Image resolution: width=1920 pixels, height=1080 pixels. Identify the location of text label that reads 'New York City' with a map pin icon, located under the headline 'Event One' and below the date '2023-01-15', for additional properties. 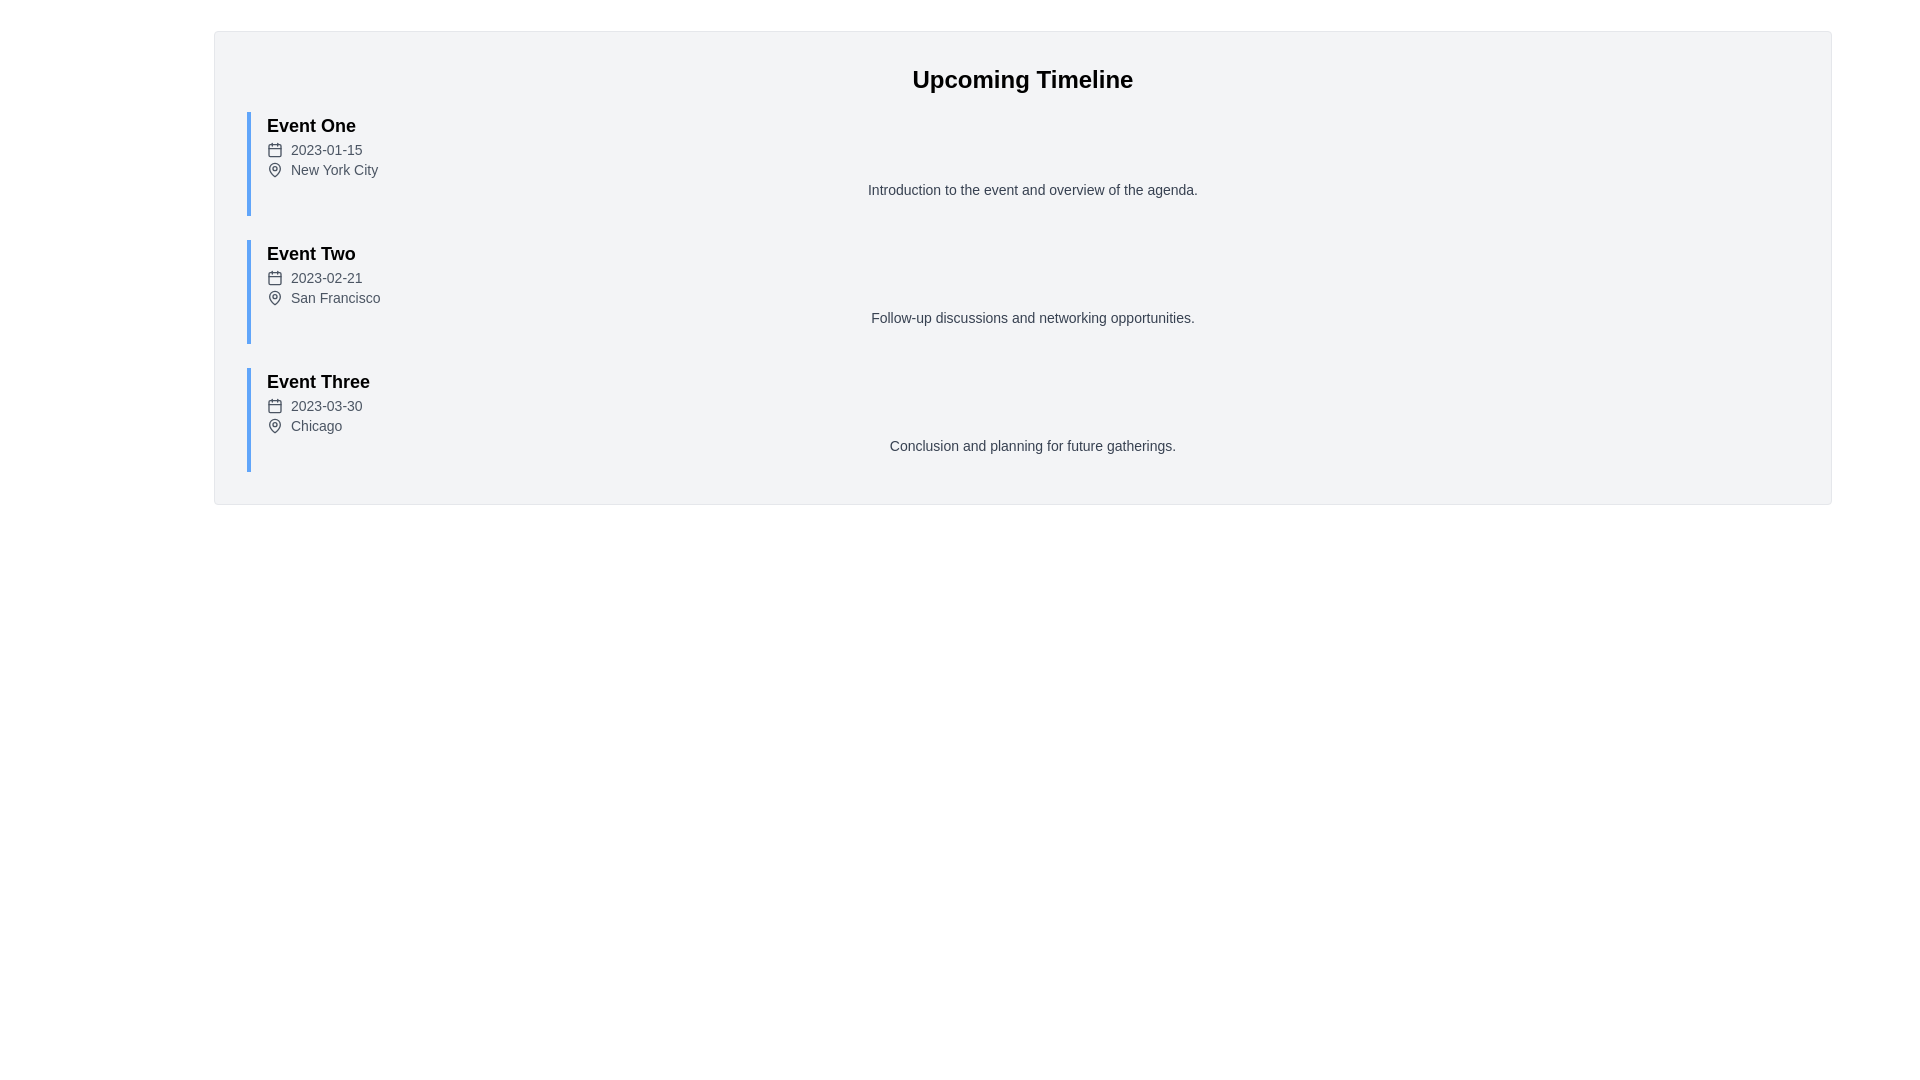
(1032, 168).